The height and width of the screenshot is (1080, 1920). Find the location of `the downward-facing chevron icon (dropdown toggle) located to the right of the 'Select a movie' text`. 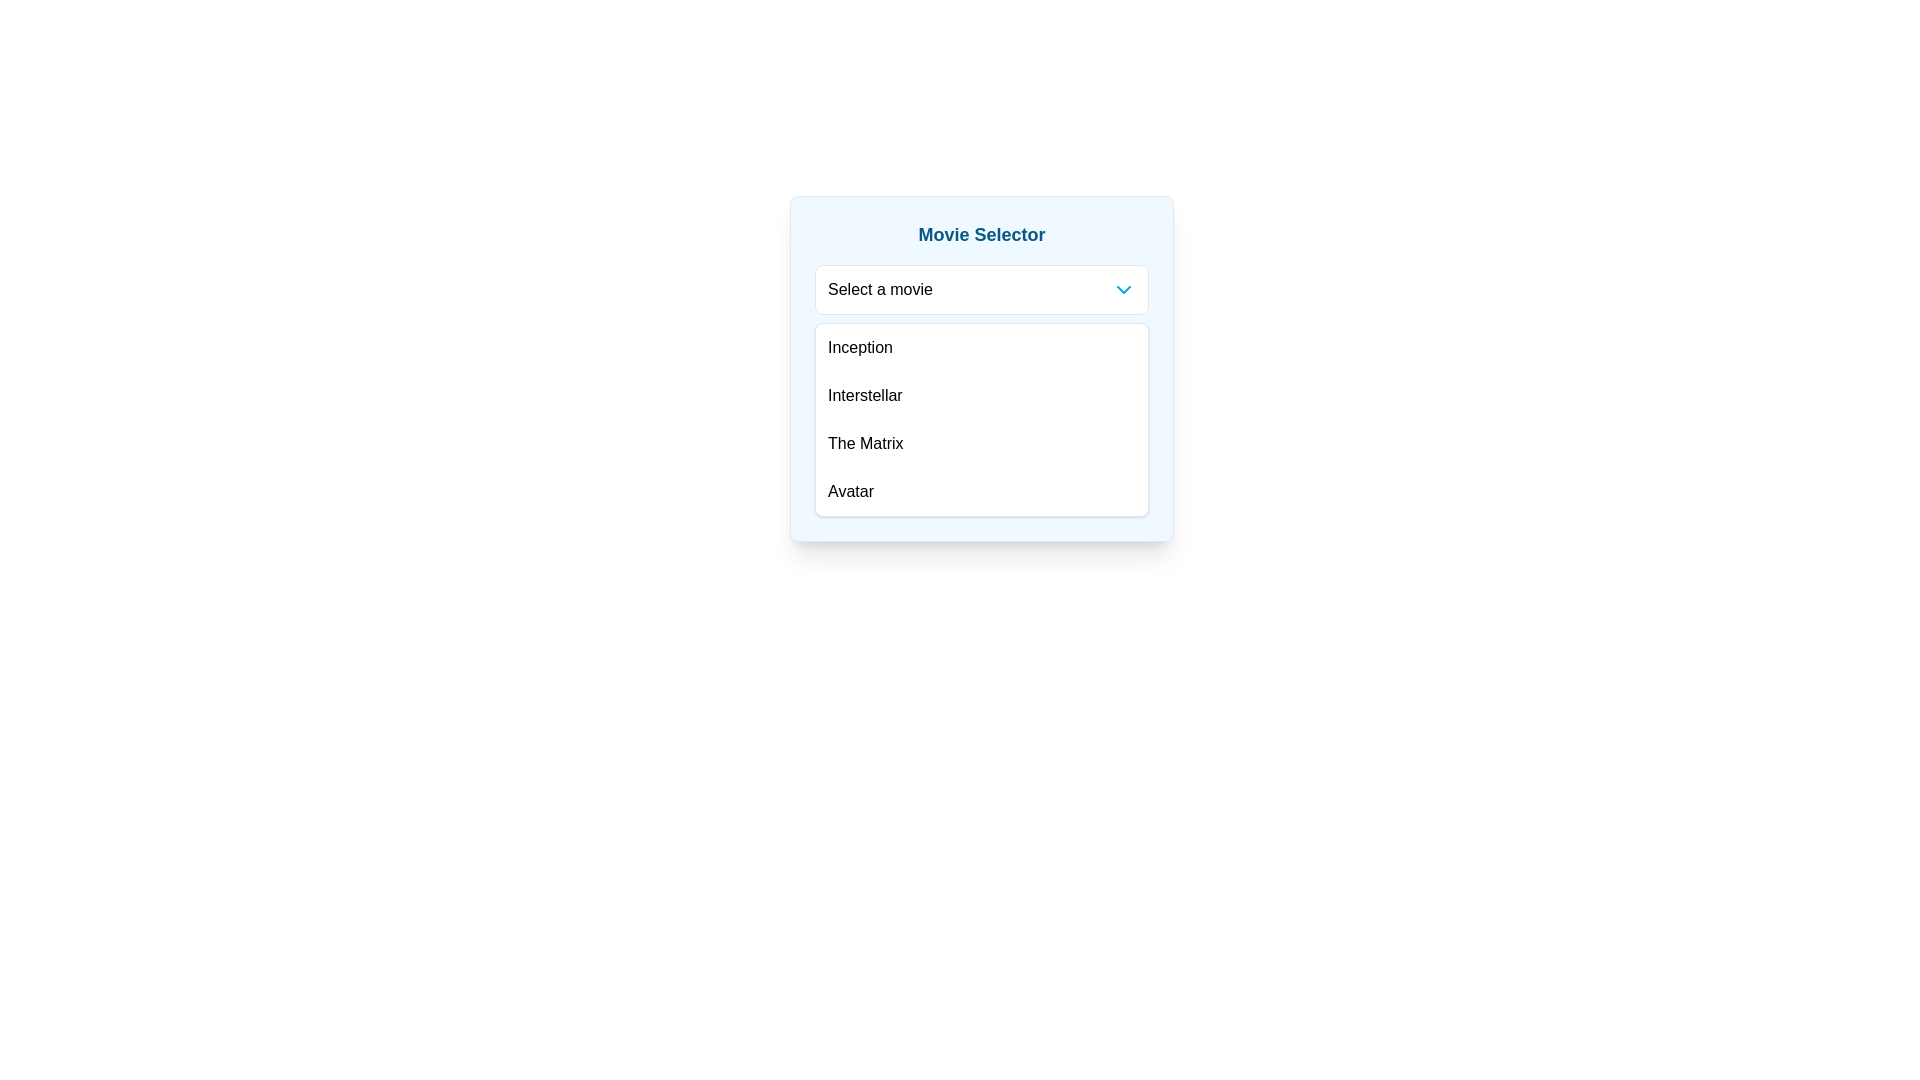

the downward-facing chevron icon (dropdown toggle) located to the right of the 'Select a movie' text is located at coordinates (1123, 289).